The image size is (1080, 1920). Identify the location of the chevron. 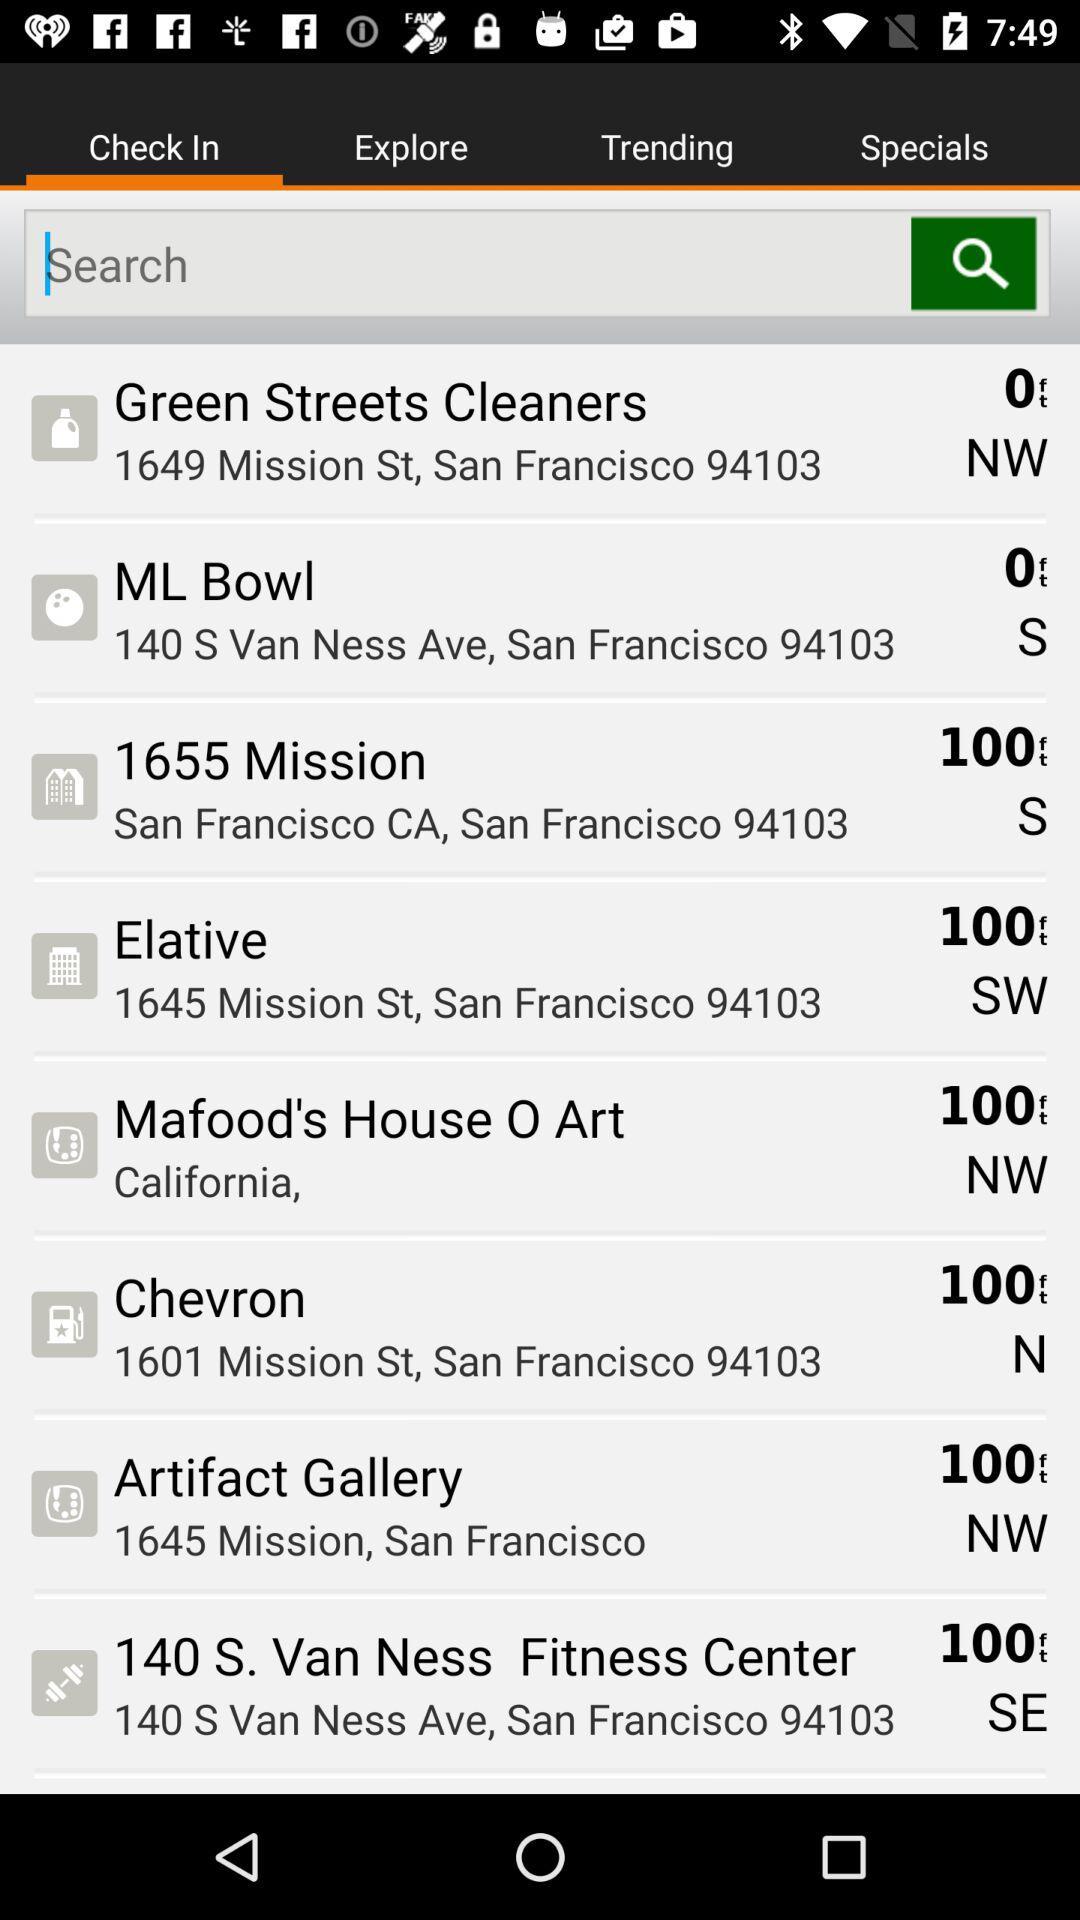
(517, 1296).